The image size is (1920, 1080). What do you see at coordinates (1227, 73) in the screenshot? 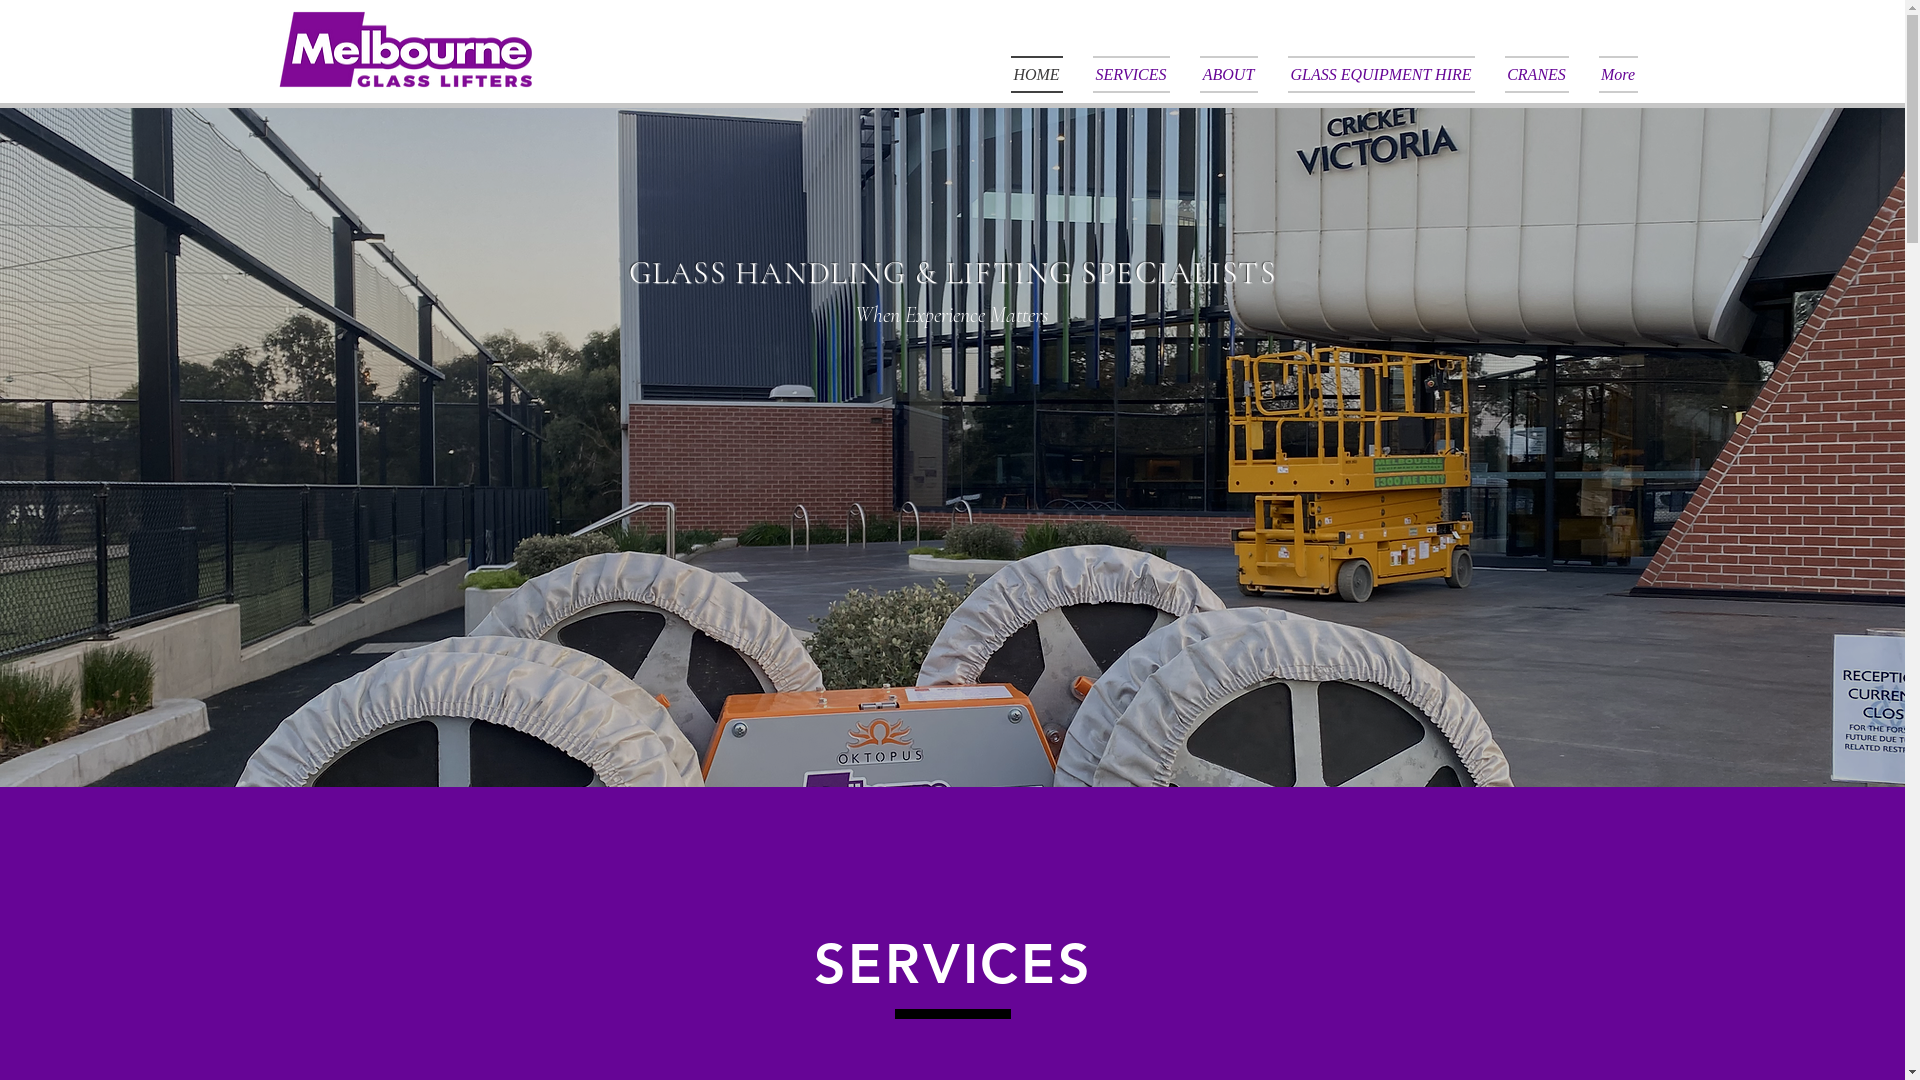
I see `'ABOUT'` at bounding box center [1227, 73].